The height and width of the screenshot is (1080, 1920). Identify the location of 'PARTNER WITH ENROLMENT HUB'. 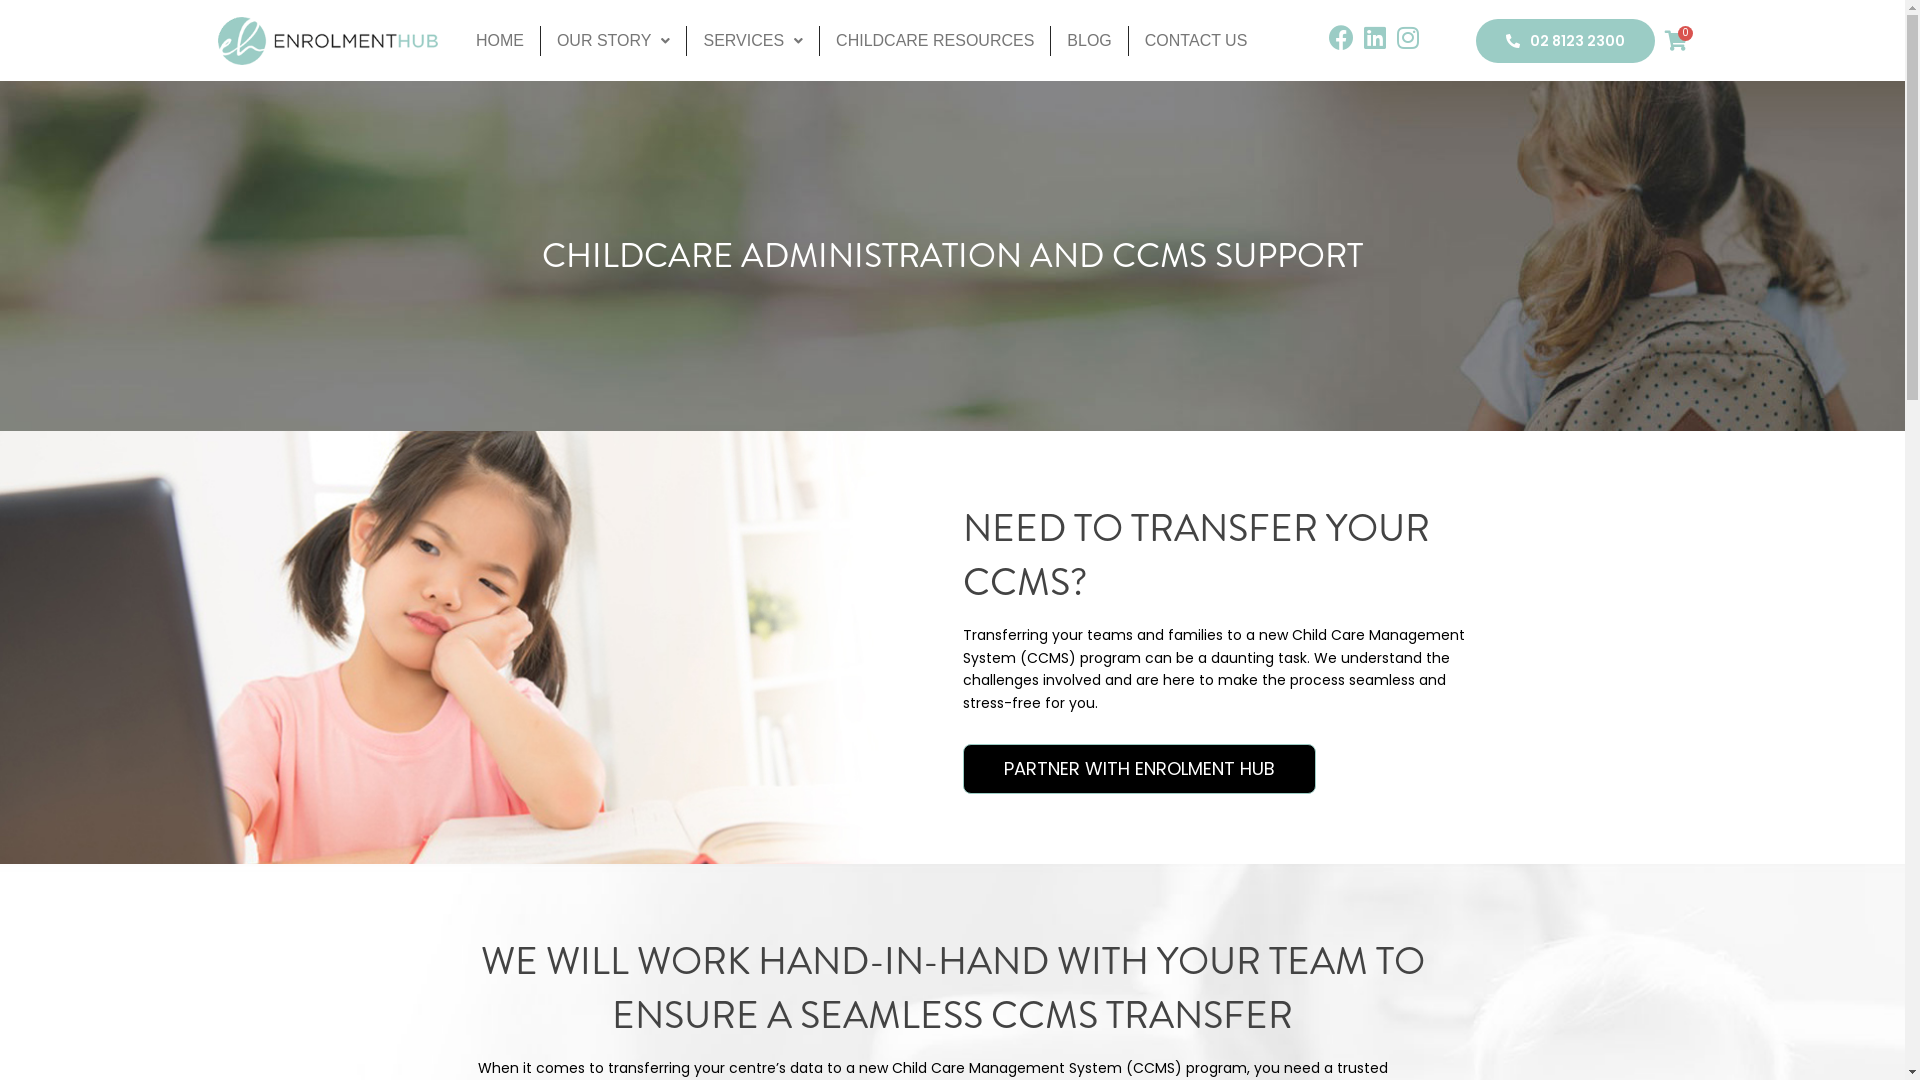
(1138, 767).